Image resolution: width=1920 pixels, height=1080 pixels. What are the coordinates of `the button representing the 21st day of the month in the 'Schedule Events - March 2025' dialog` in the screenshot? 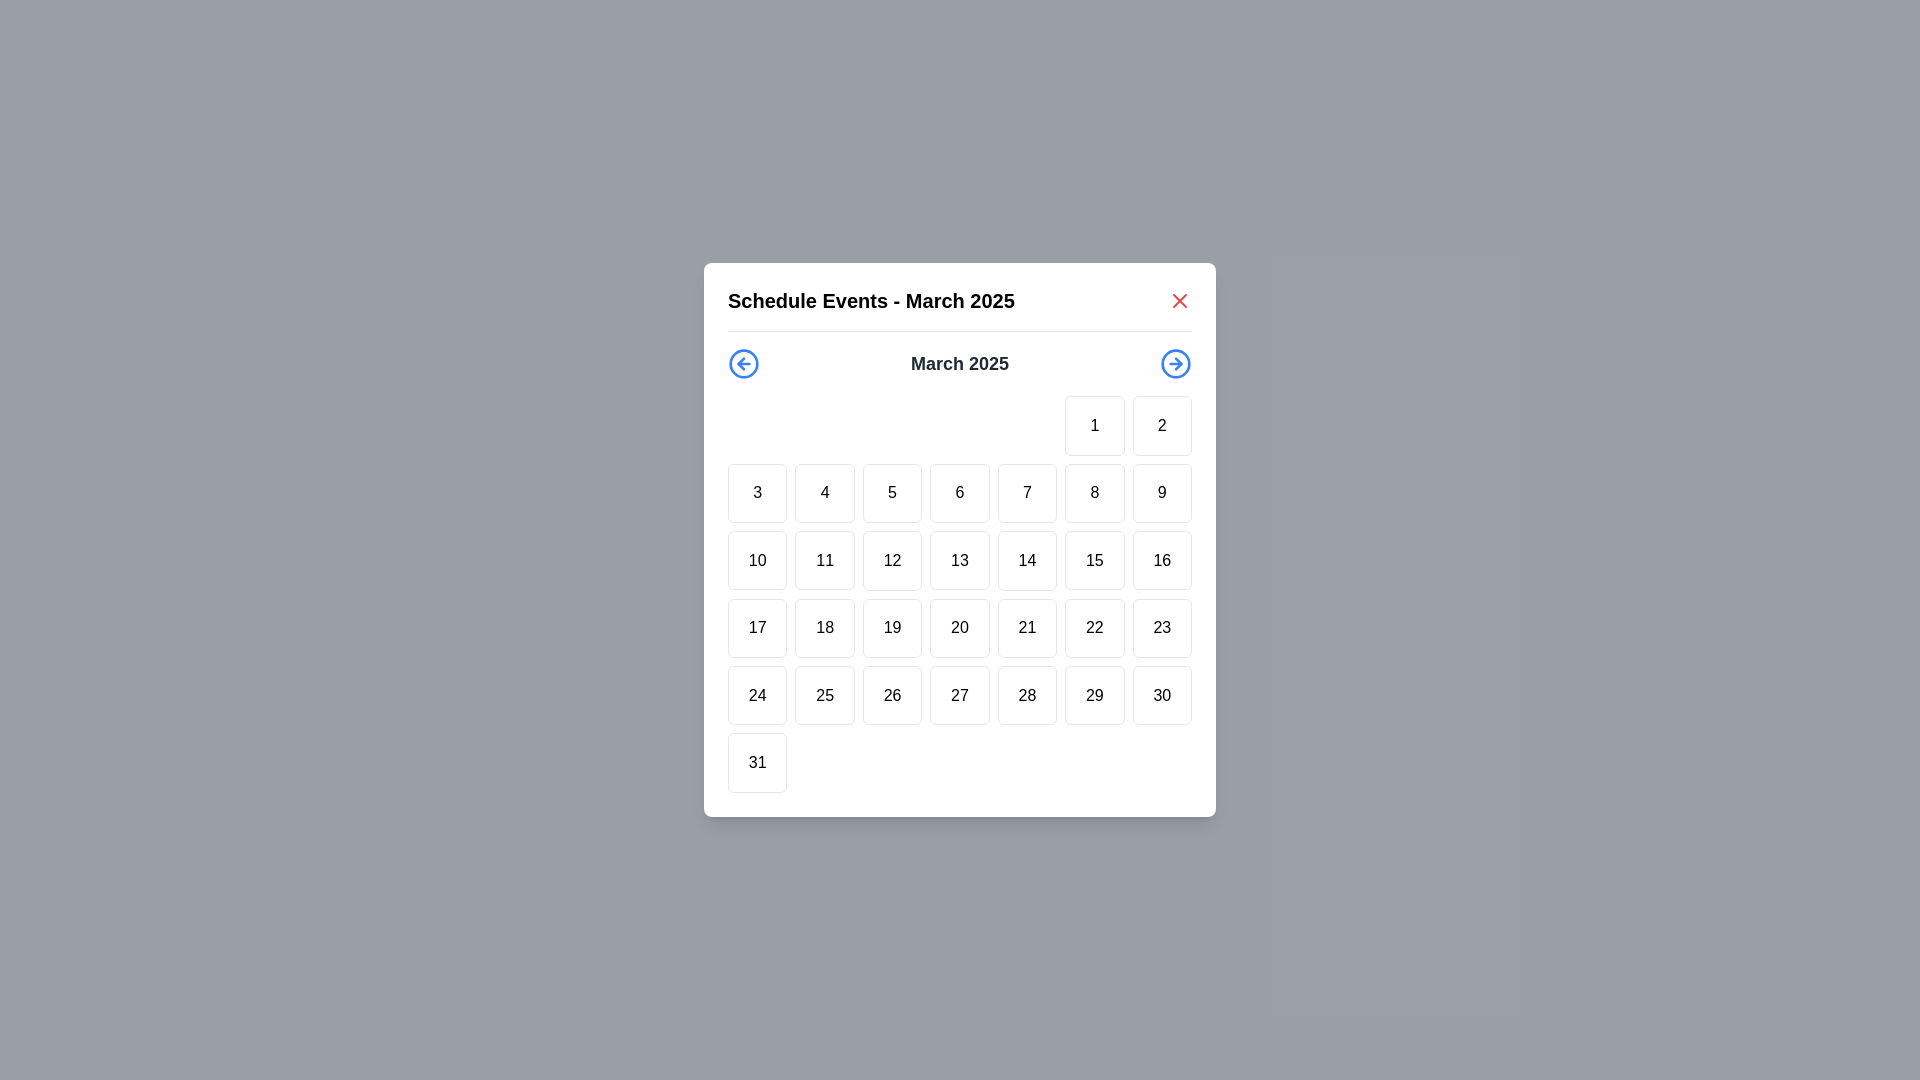 It's located at (1027, 627).